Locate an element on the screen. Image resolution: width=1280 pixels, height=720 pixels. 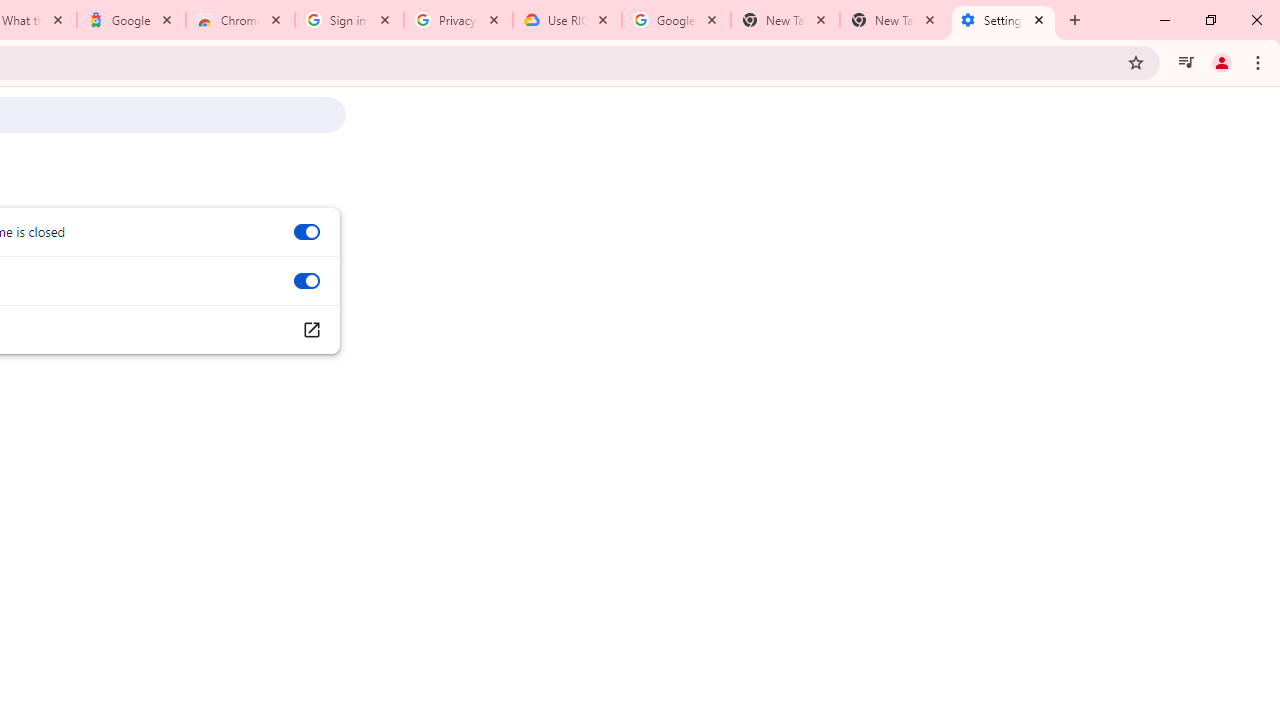
'Chrome Web Store - Color themes by Chrome' is located at coordinates (240, 20).